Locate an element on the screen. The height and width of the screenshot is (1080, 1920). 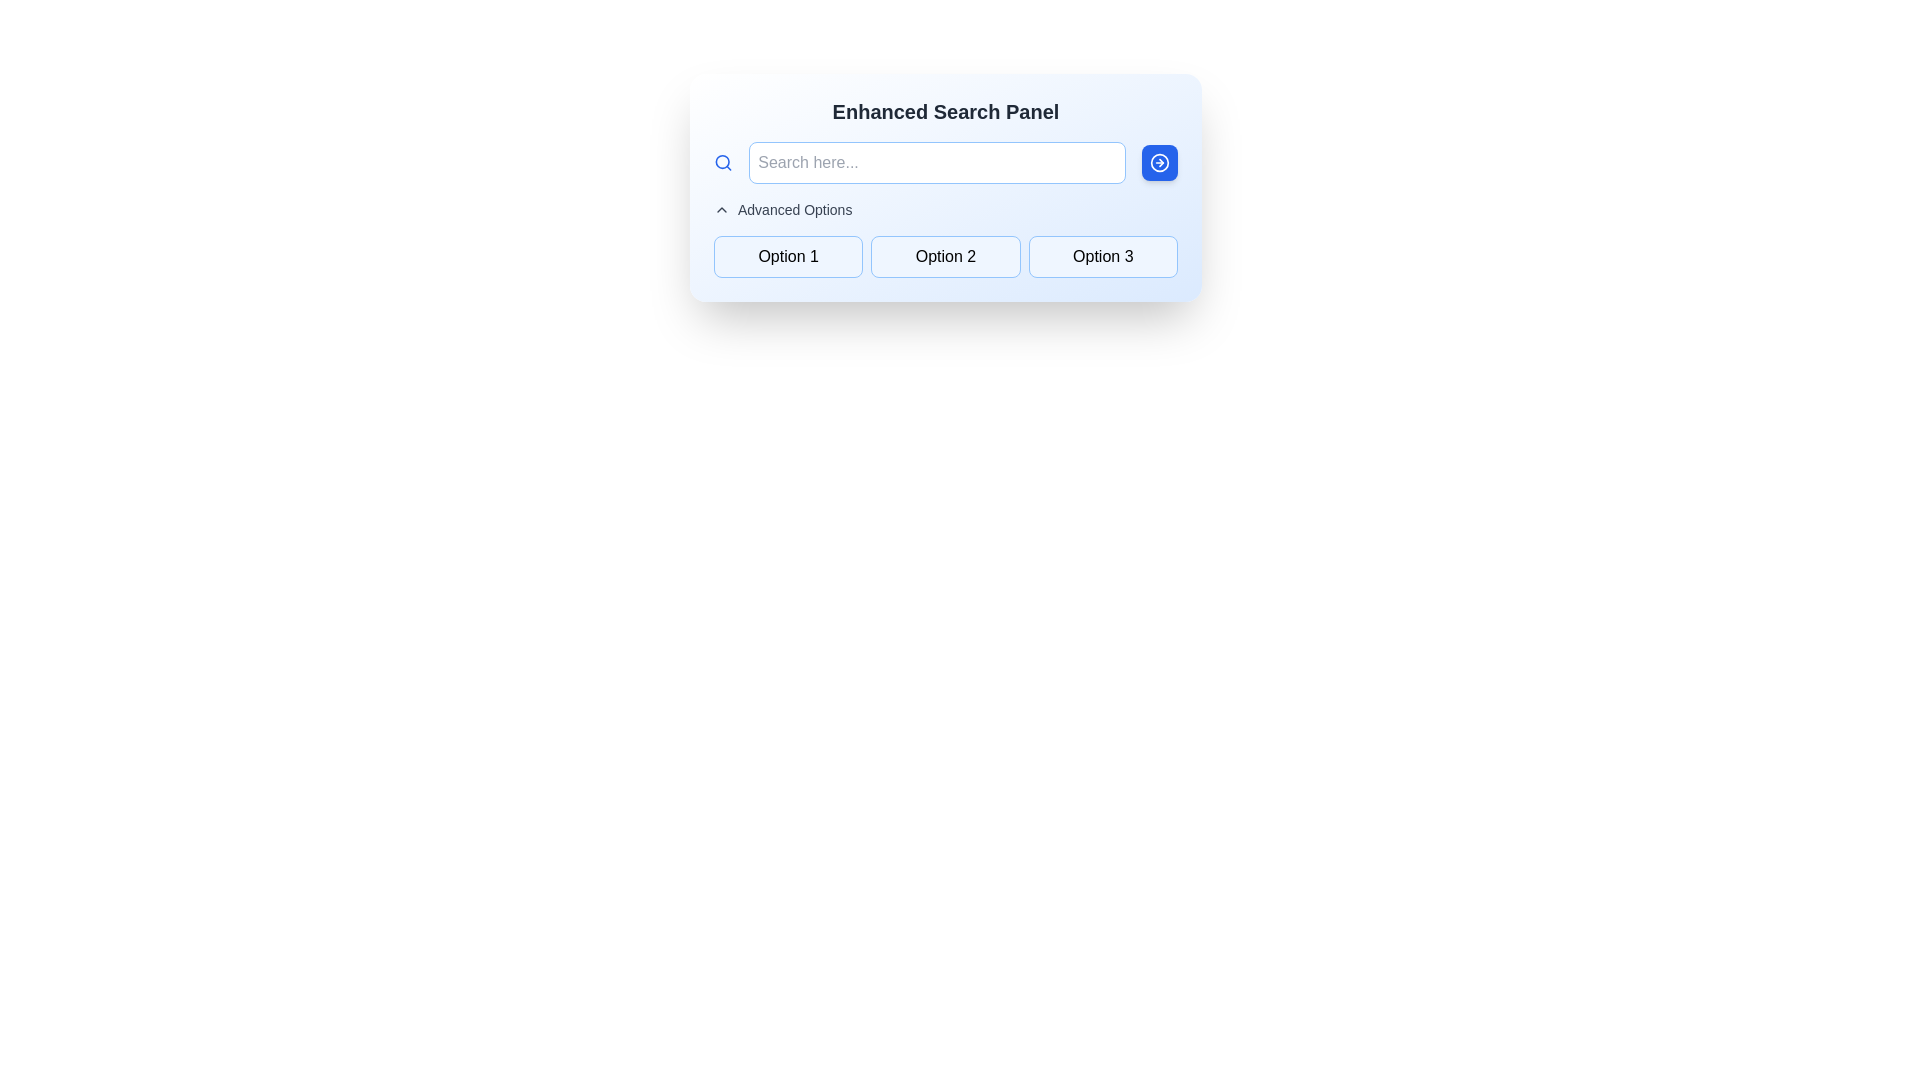
the collapse/hide icon located to the left of the 'Advanced Options' label, indicating the section can be collapsed is located at coordinates (720, 209).